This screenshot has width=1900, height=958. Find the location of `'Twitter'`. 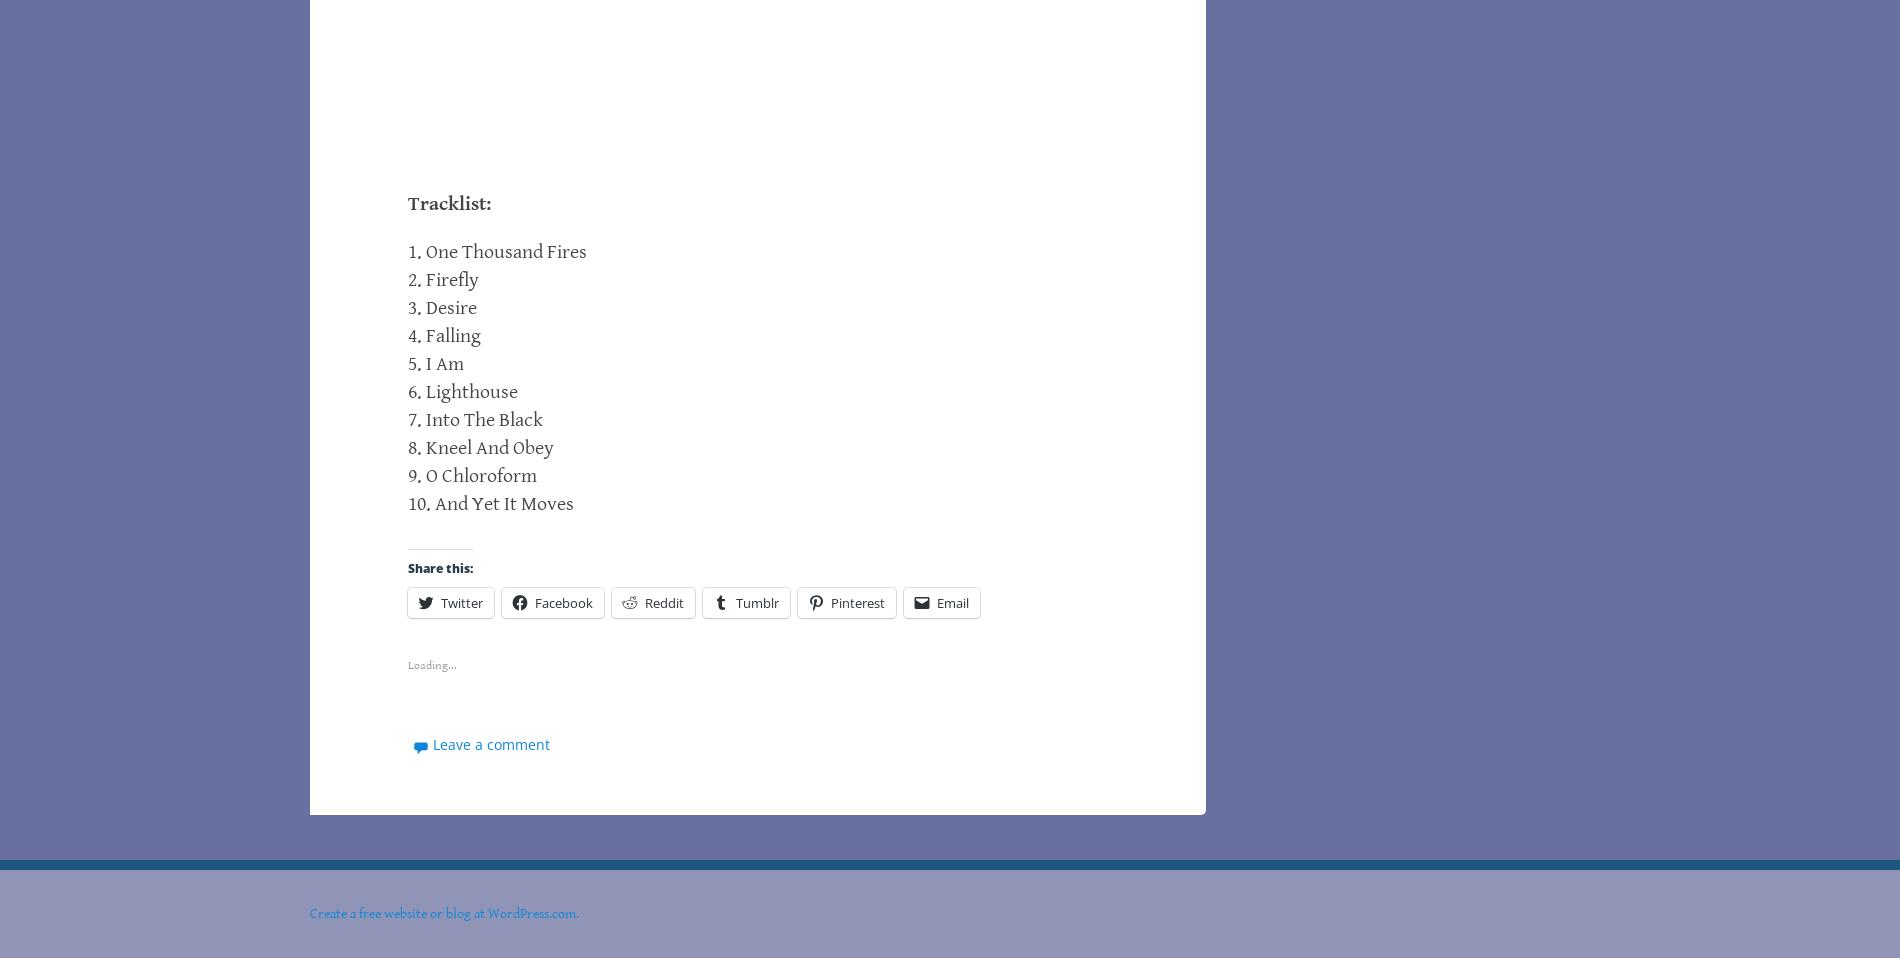

'Twitter' is located at coordinates (439, 602).